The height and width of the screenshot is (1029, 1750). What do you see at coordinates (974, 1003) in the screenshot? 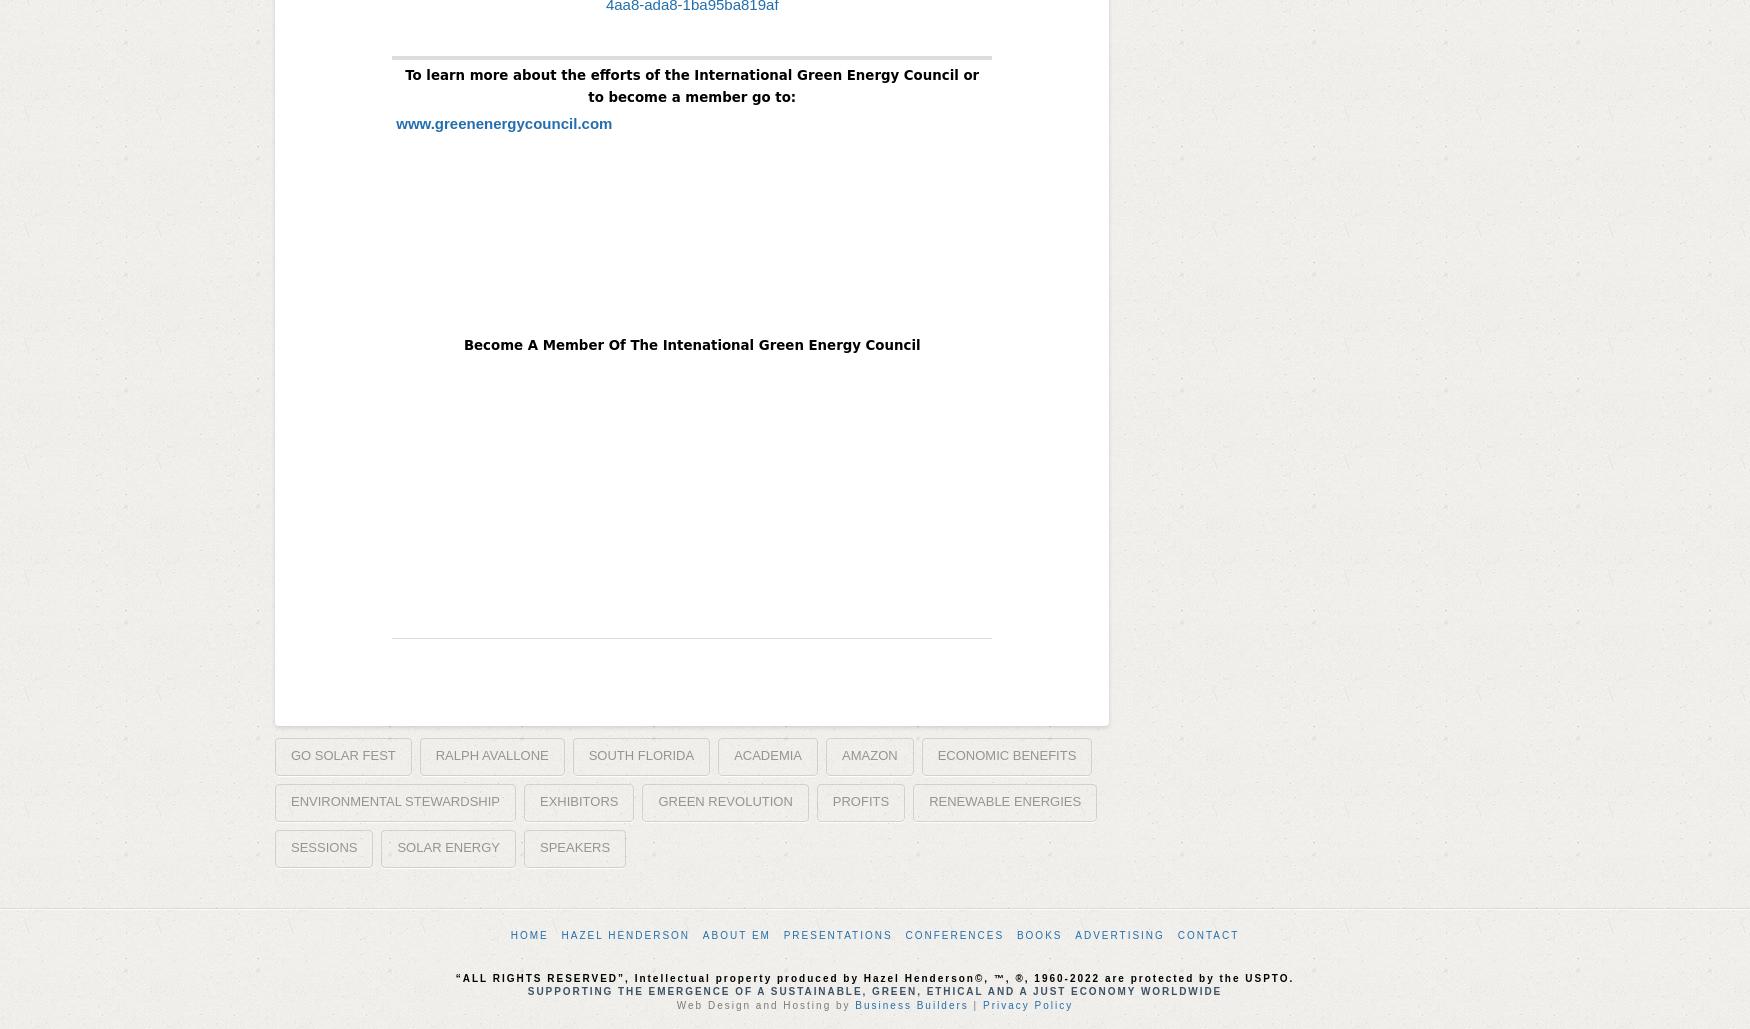
I see `'|'` at bounding box center [974, 1003].